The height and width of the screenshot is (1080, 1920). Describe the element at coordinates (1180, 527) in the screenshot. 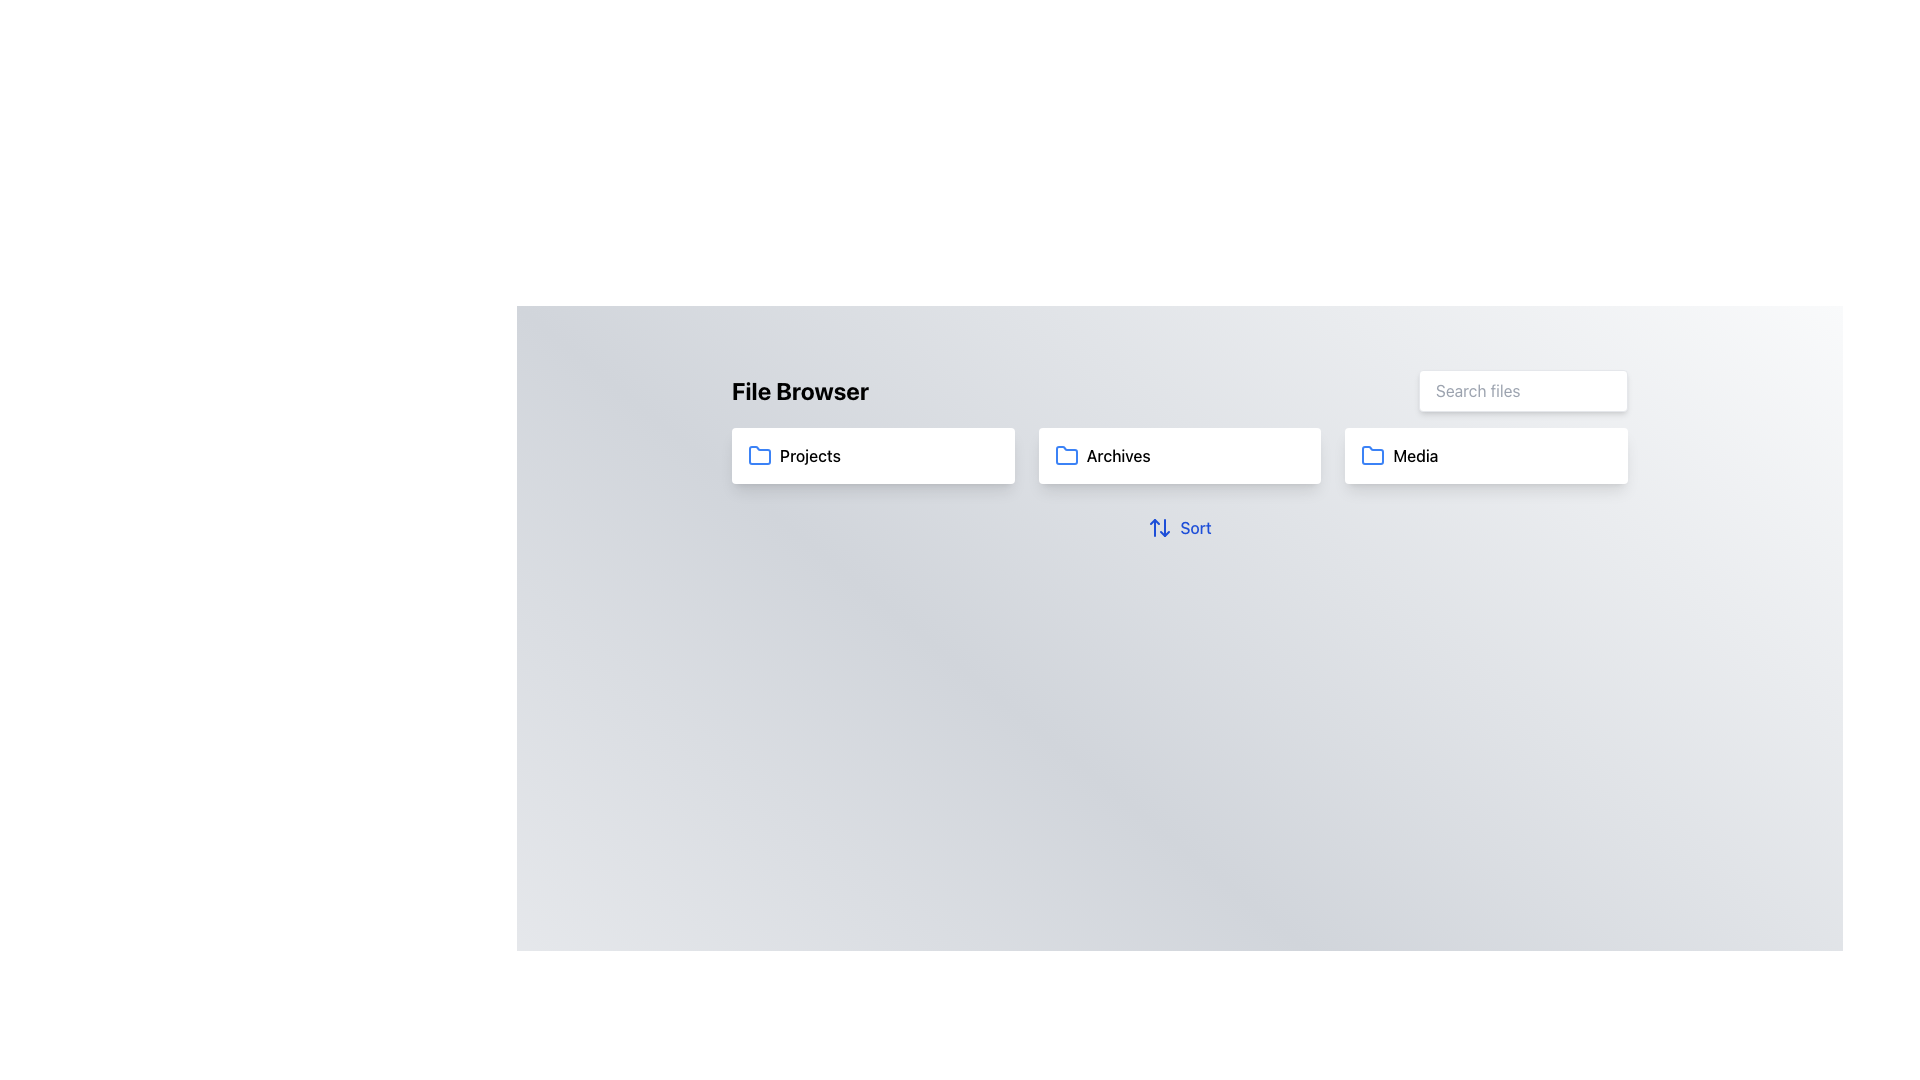

I see `the sorting button located beneath the 'Projects', 'Archives', and 'Media' sections` at that location.